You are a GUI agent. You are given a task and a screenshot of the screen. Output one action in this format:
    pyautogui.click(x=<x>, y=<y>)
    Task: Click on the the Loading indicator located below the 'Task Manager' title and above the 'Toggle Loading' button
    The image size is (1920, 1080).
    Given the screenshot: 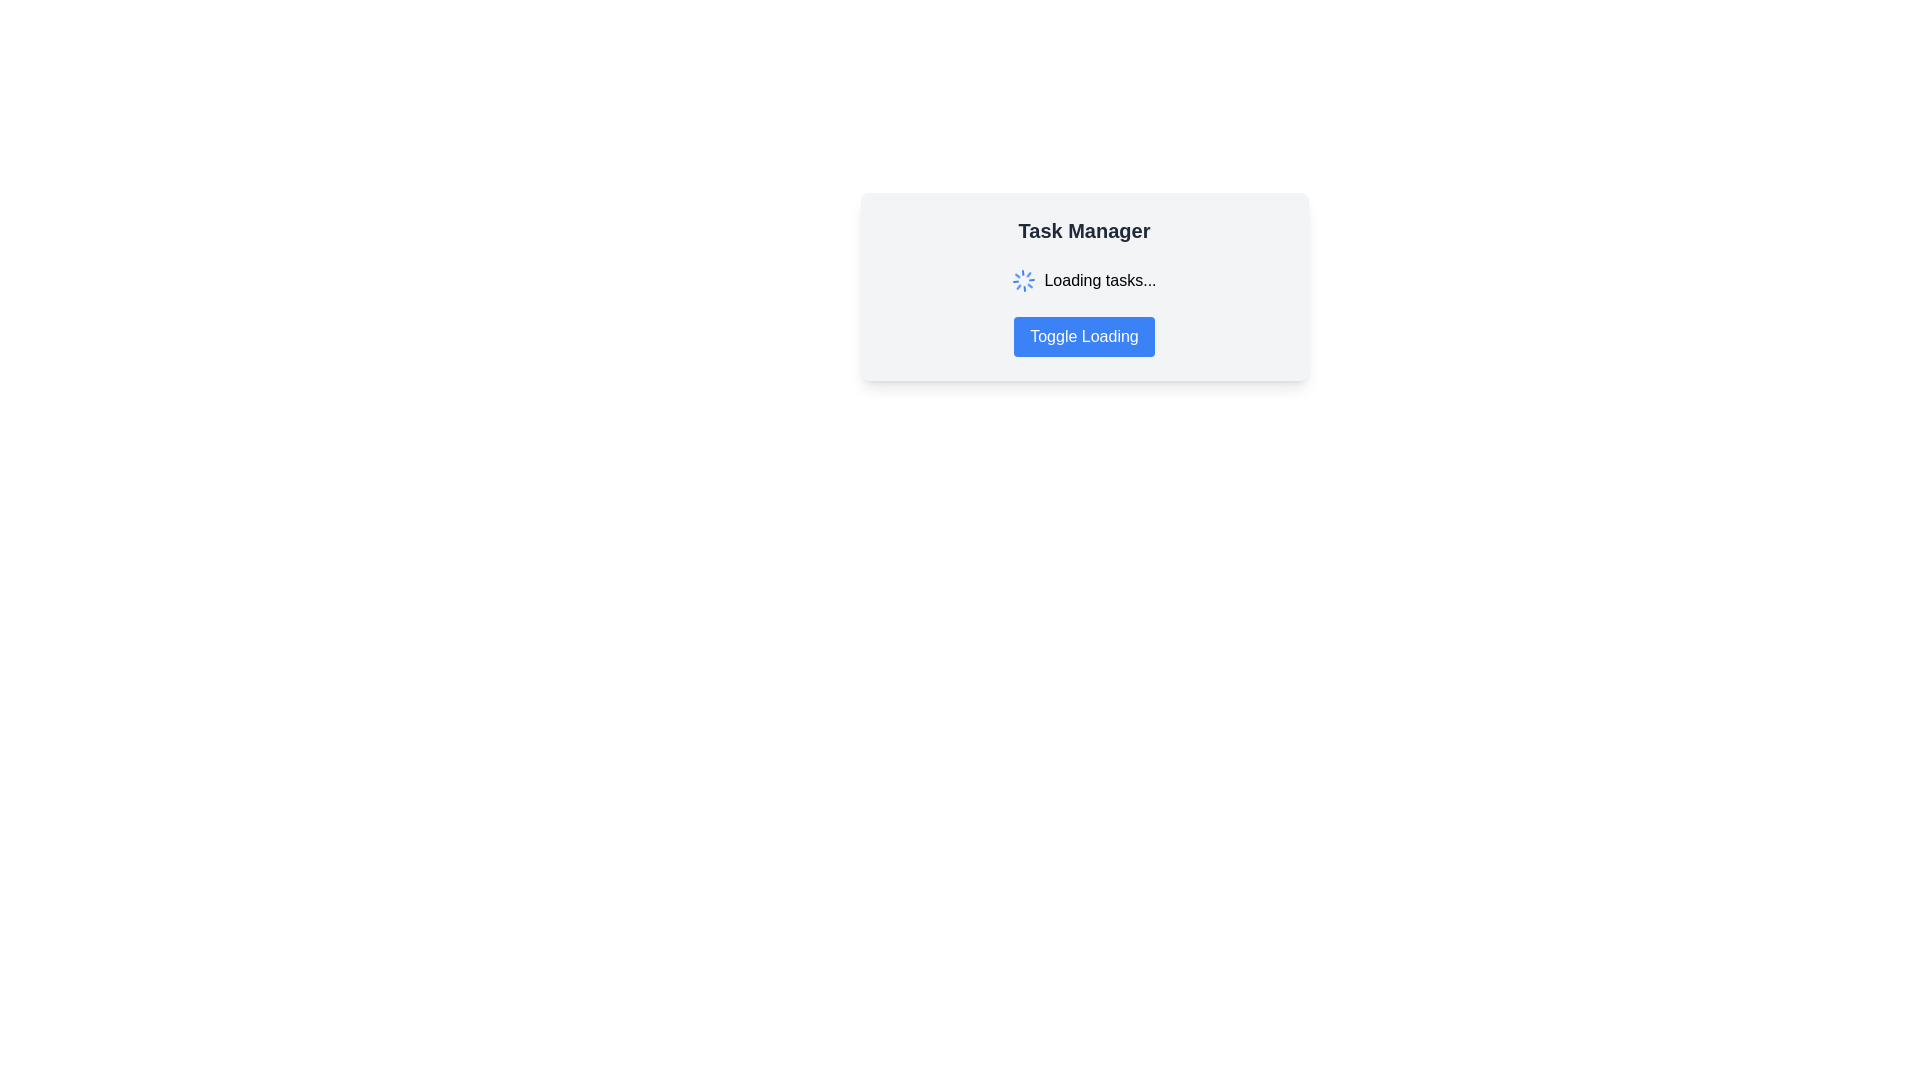 What is the action you would take?
    pyautogui.click(x=1083, y=281)
    